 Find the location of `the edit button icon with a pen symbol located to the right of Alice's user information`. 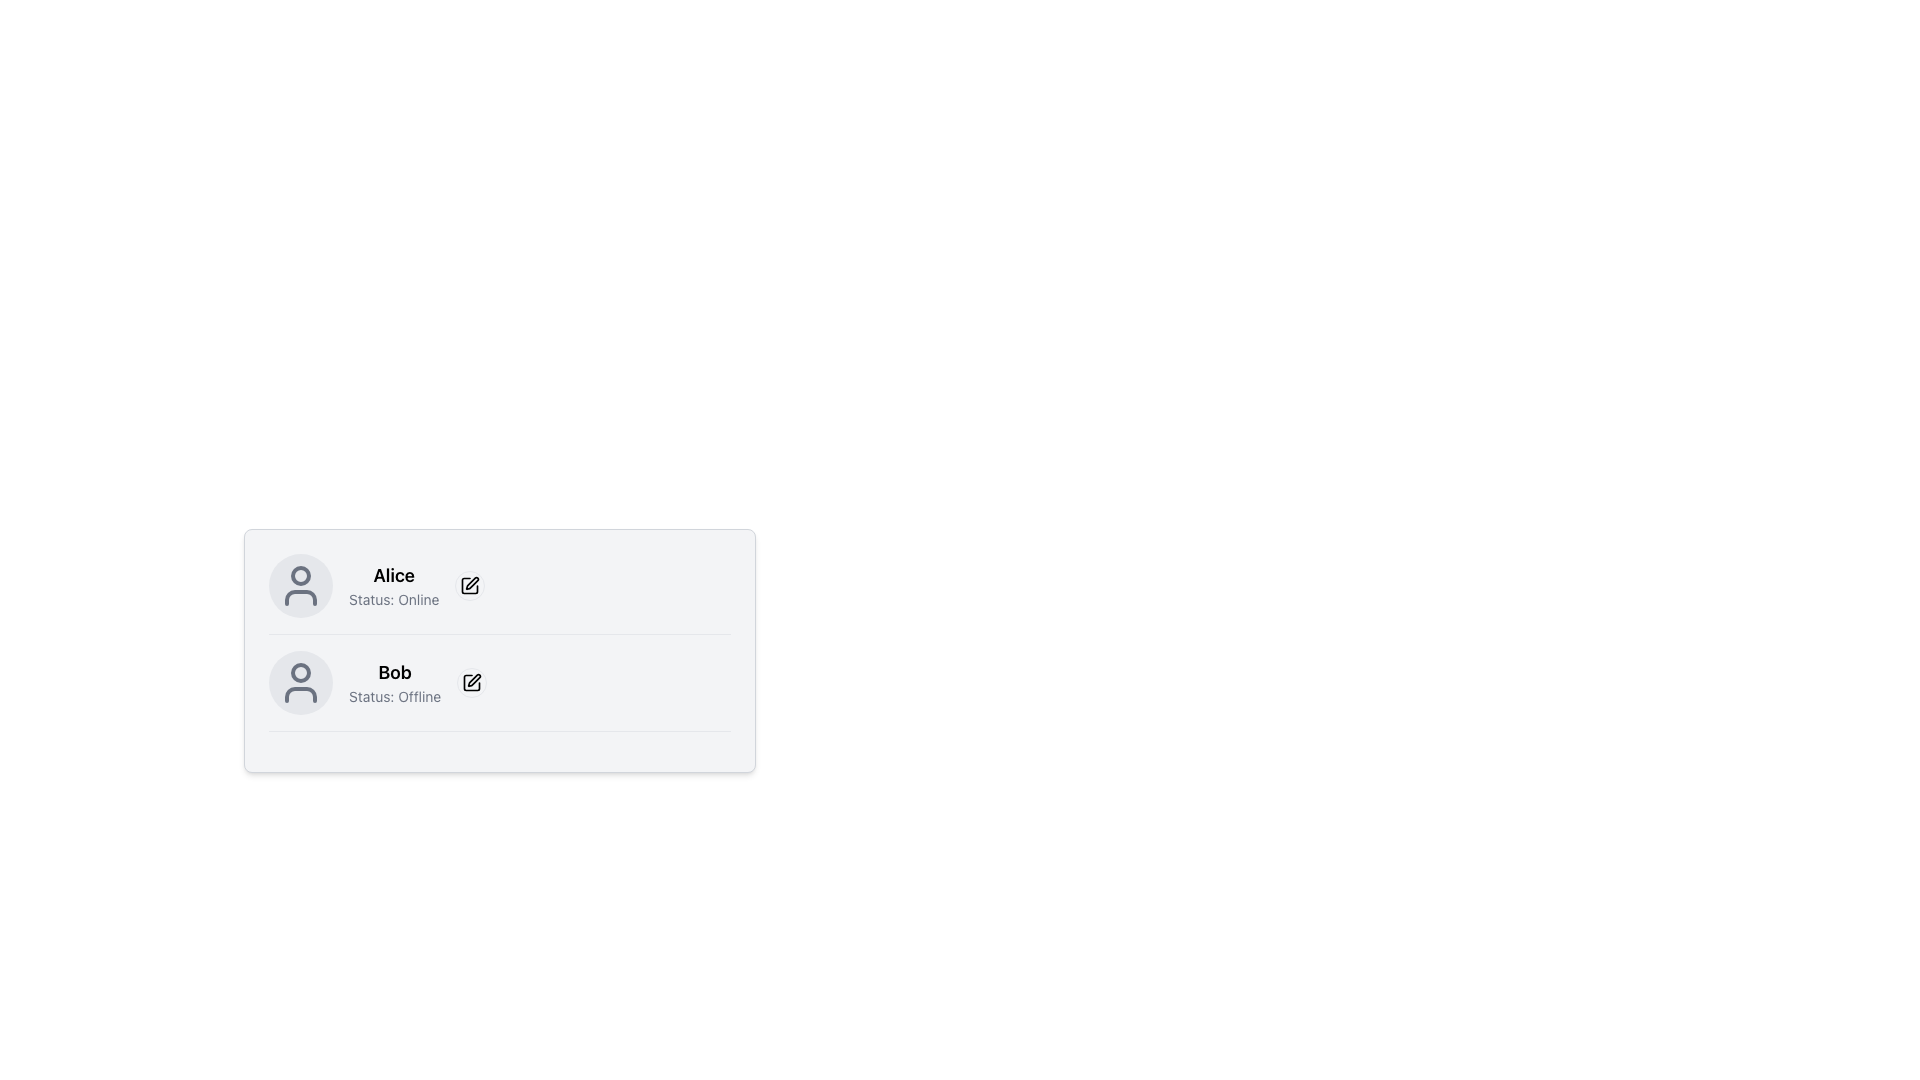

the edit button icon with a pen symbol located to the right of Alice's user information is located at coordinates (469, 585).